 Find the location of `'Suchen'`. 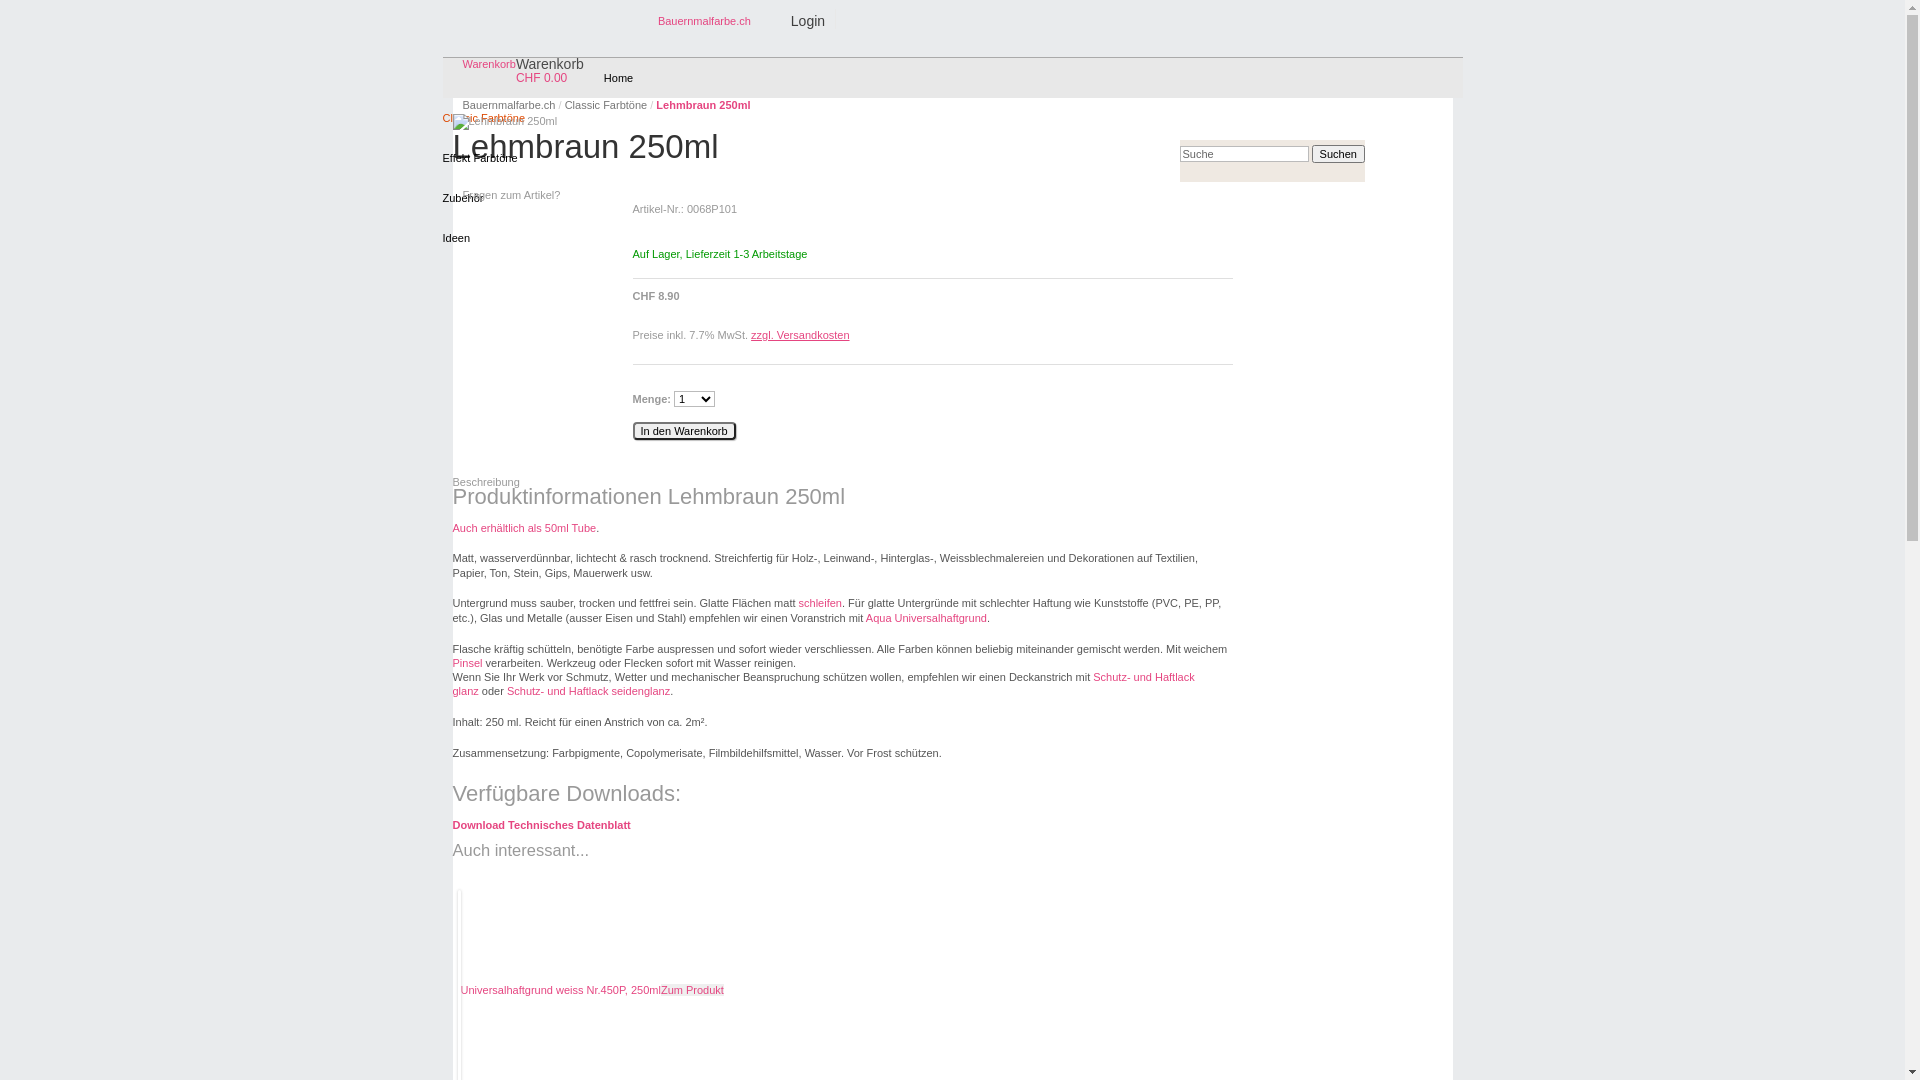

'Suchen' is located at coordinates (1338, 153).